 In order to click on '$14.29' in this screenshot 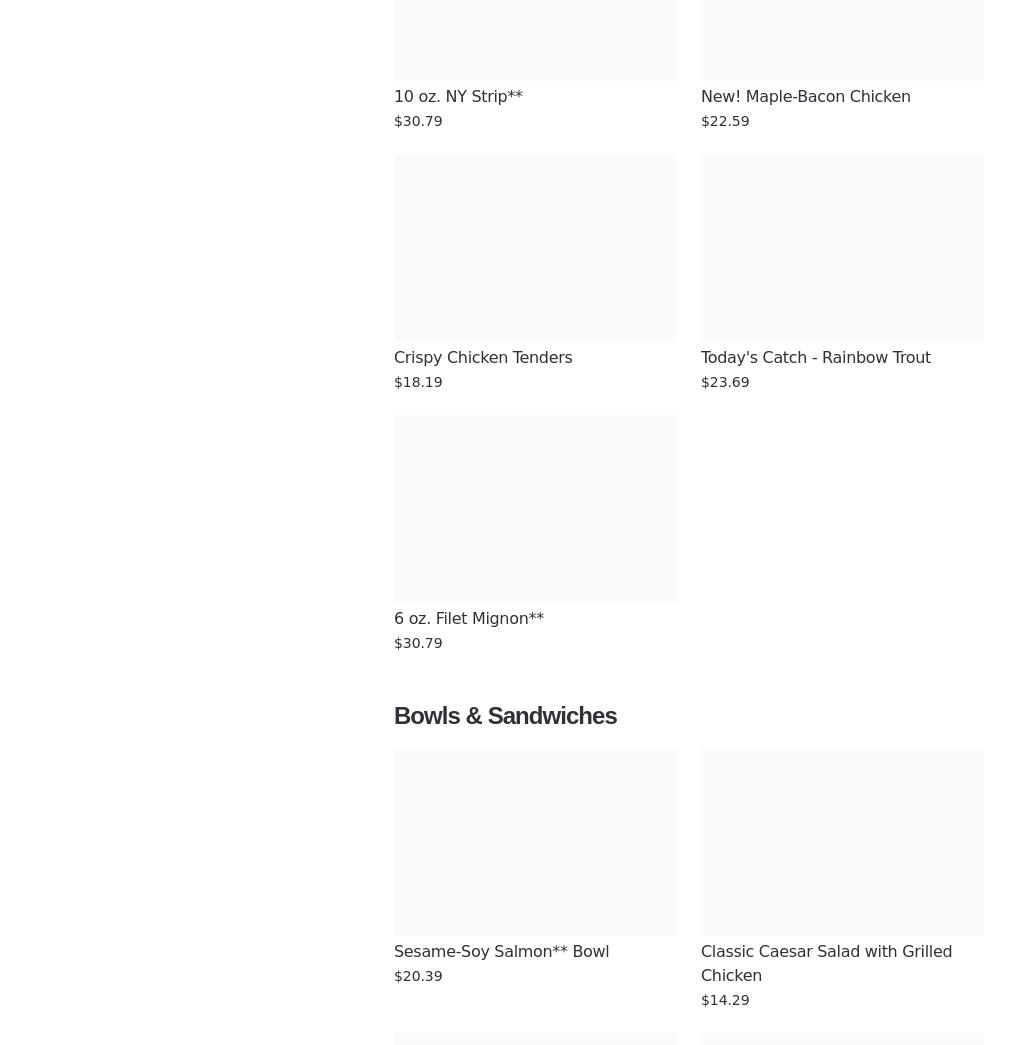, I will do `click(701, 999)`.